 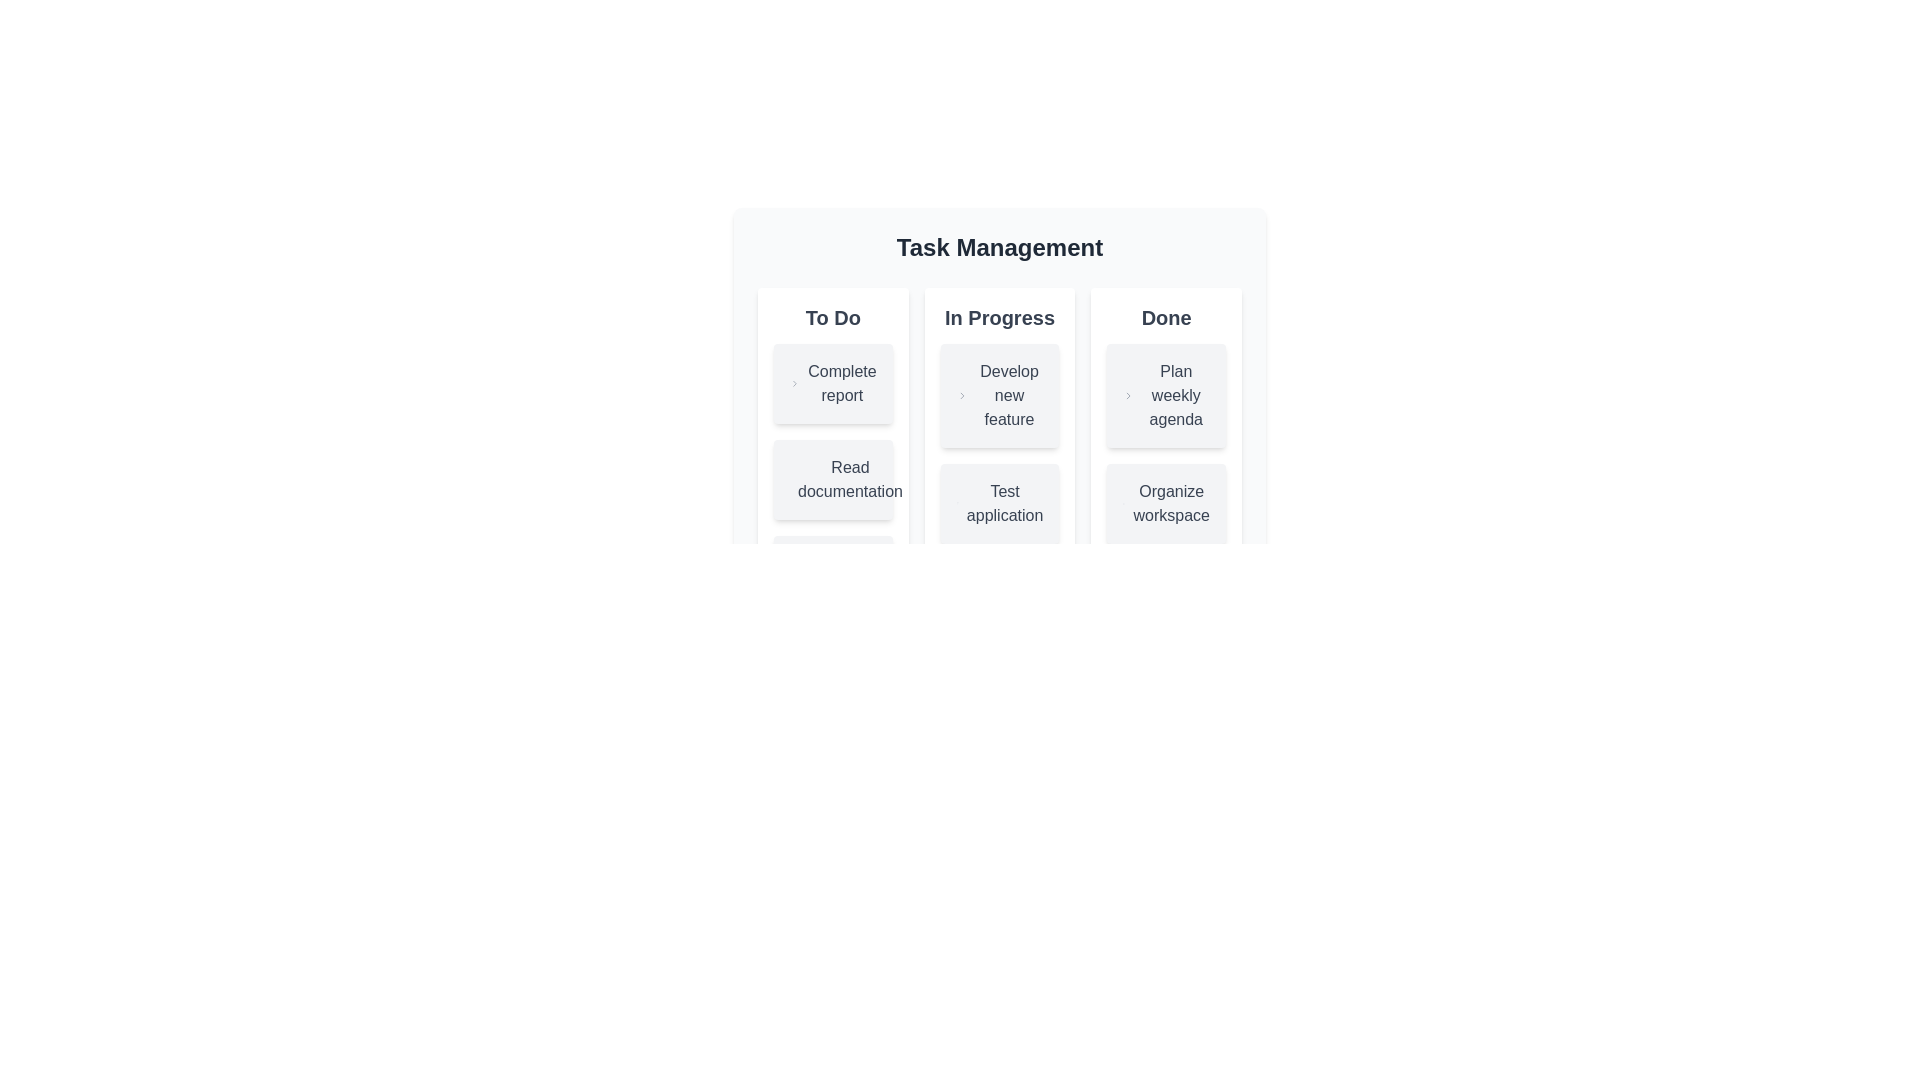 I want to click on the 'Develop new feature' task card located in the center column under 'In Progress', so click(x=999, y=363).